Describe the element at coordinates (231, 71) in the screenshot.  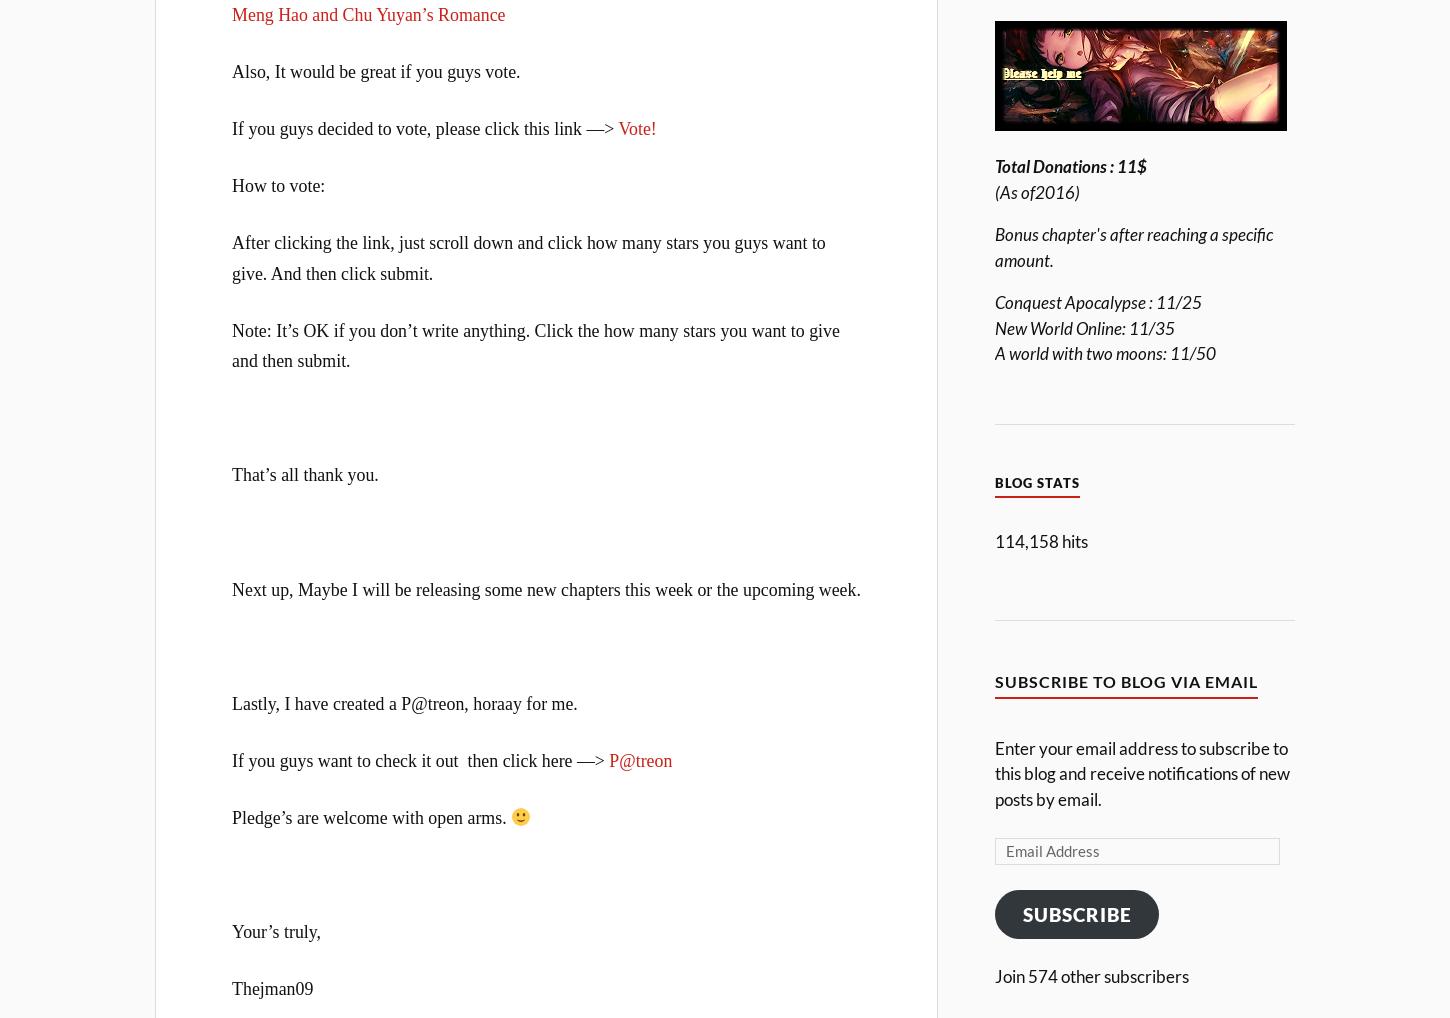
I see `'Also, It would be great if you guys vote.'` at that location.